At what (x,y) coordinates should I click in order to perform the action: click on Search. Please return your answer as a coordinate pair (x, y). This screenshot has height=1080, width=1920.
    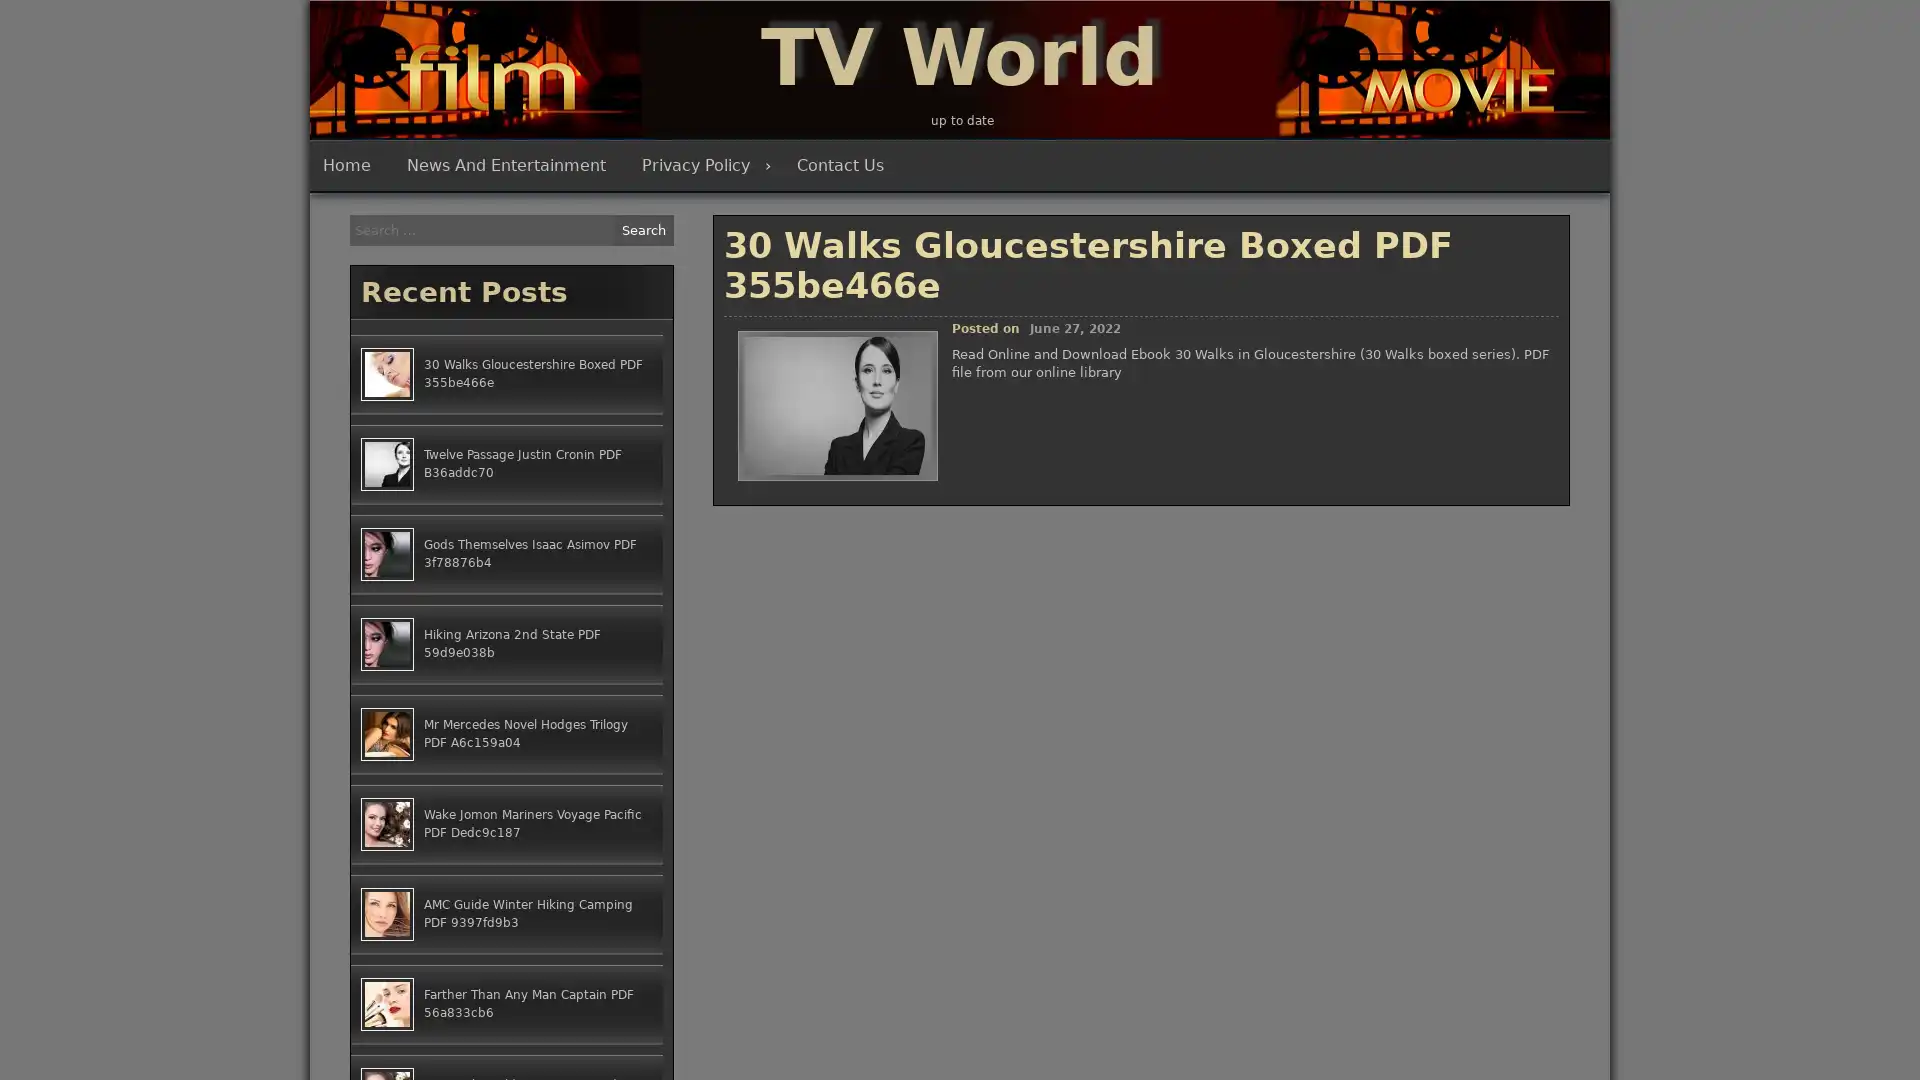
    Looking at the image, I should click on (643, 229).